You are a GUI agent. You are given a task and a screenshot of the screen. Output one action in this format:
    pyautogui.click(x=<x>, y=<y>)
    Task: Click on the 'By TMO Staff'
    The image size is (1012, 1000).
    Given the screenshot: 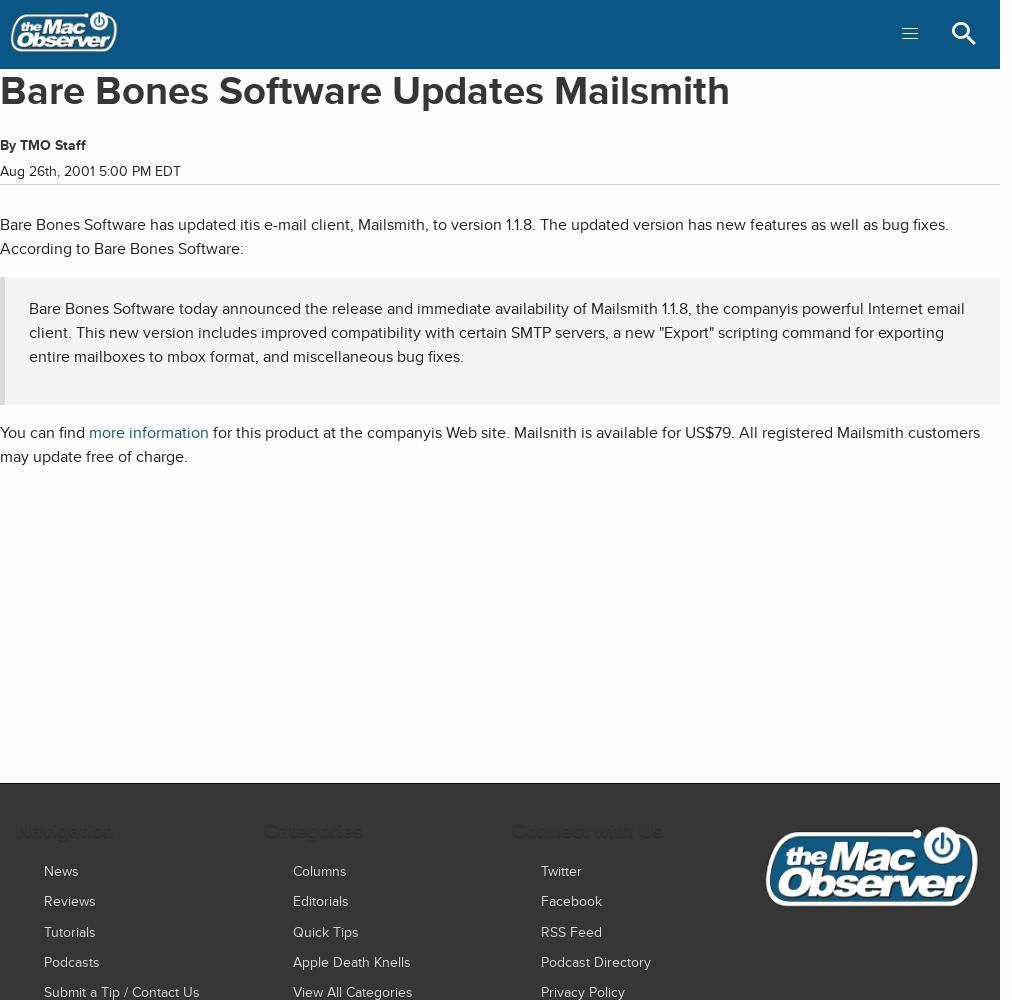 What is the action you would take?
    pyautogui.click(x=42, y=145)
    